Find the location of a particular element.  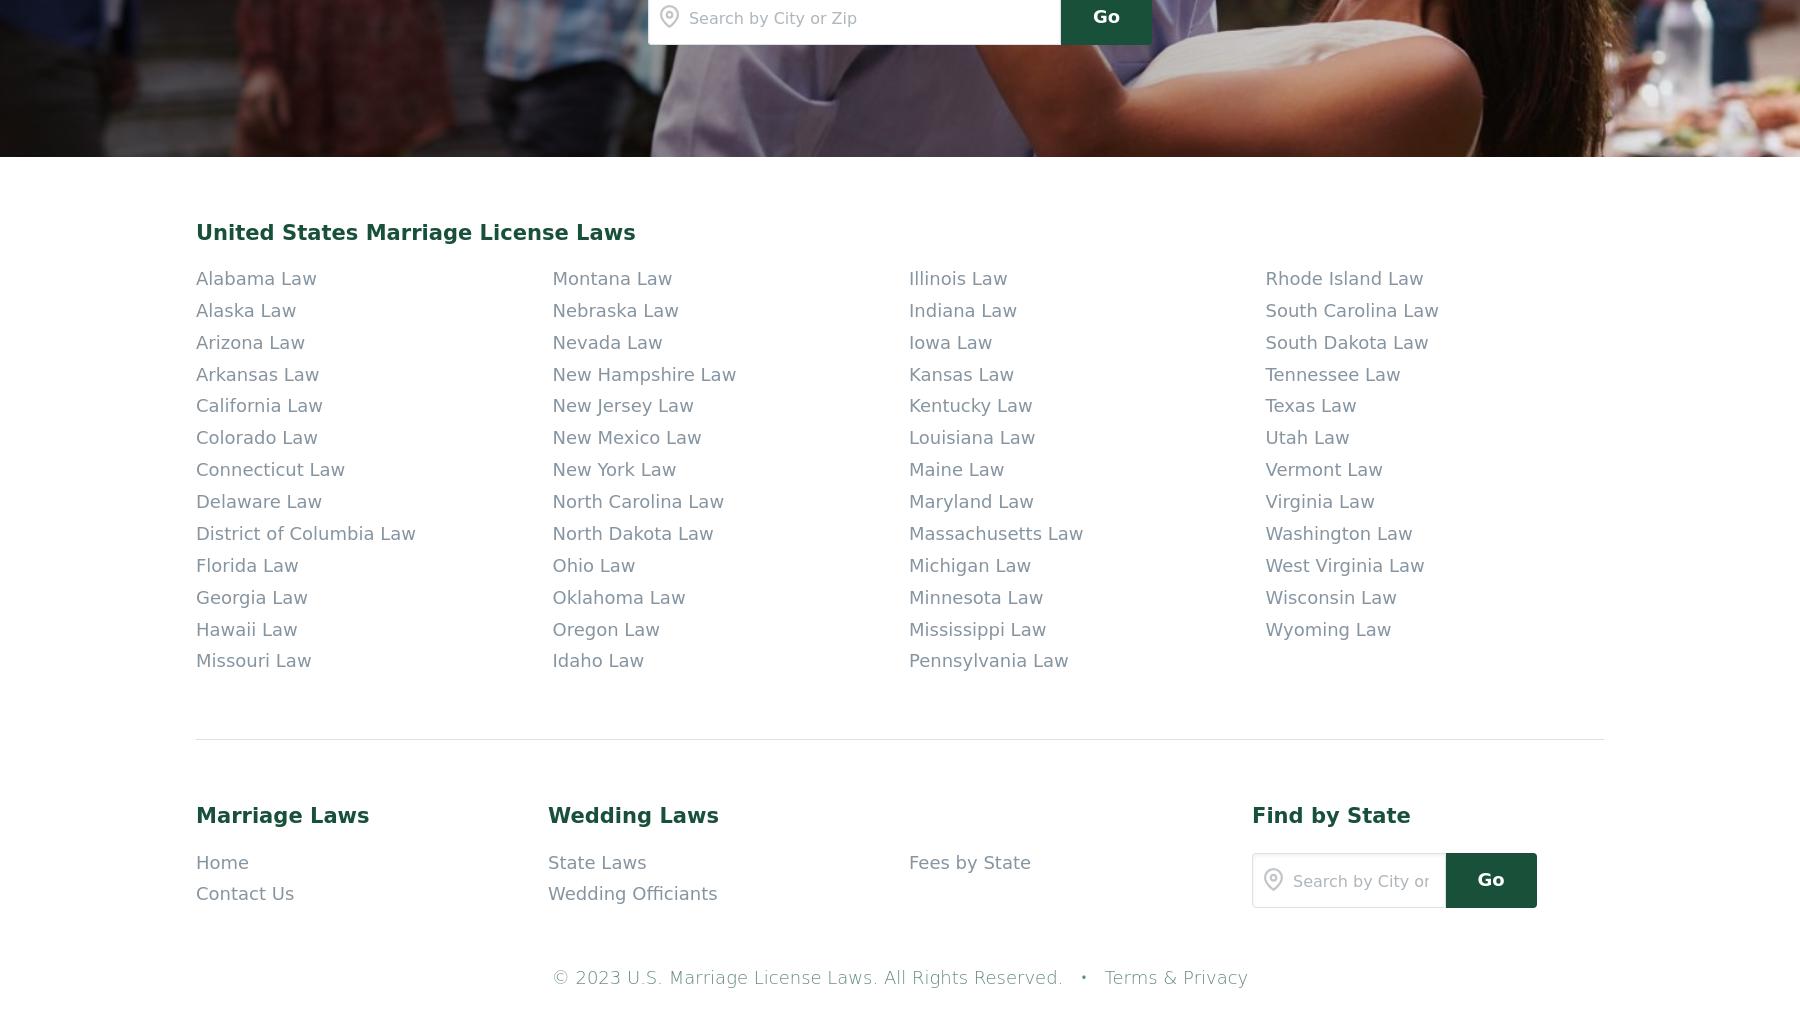

'Wyoming Law' is located at coordinates (1328, 166).